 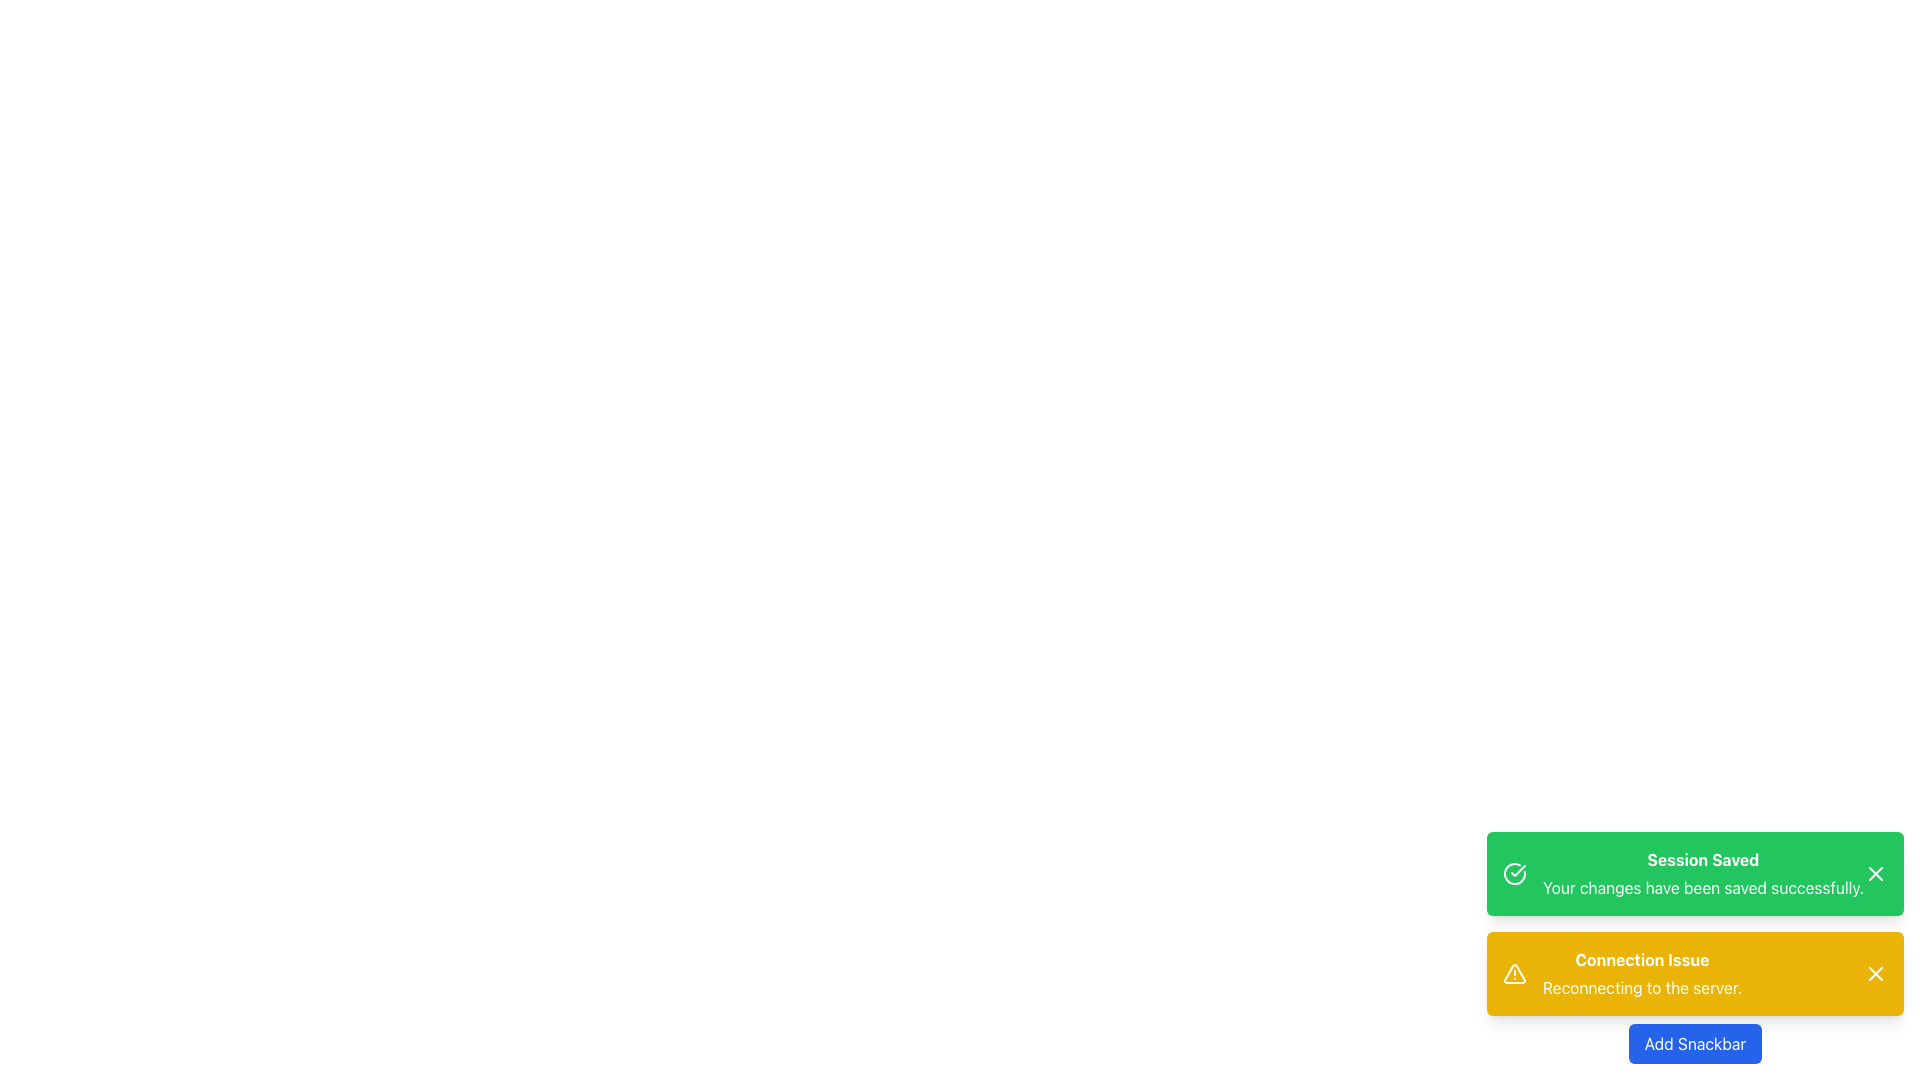 What do you see at coordinates (1518, 870) in the screenshot?
I see `the checkmark icon located on the left side of the 'Session Saved' notification box, which signifies a successful operation` at bounding box center [1518, 870].